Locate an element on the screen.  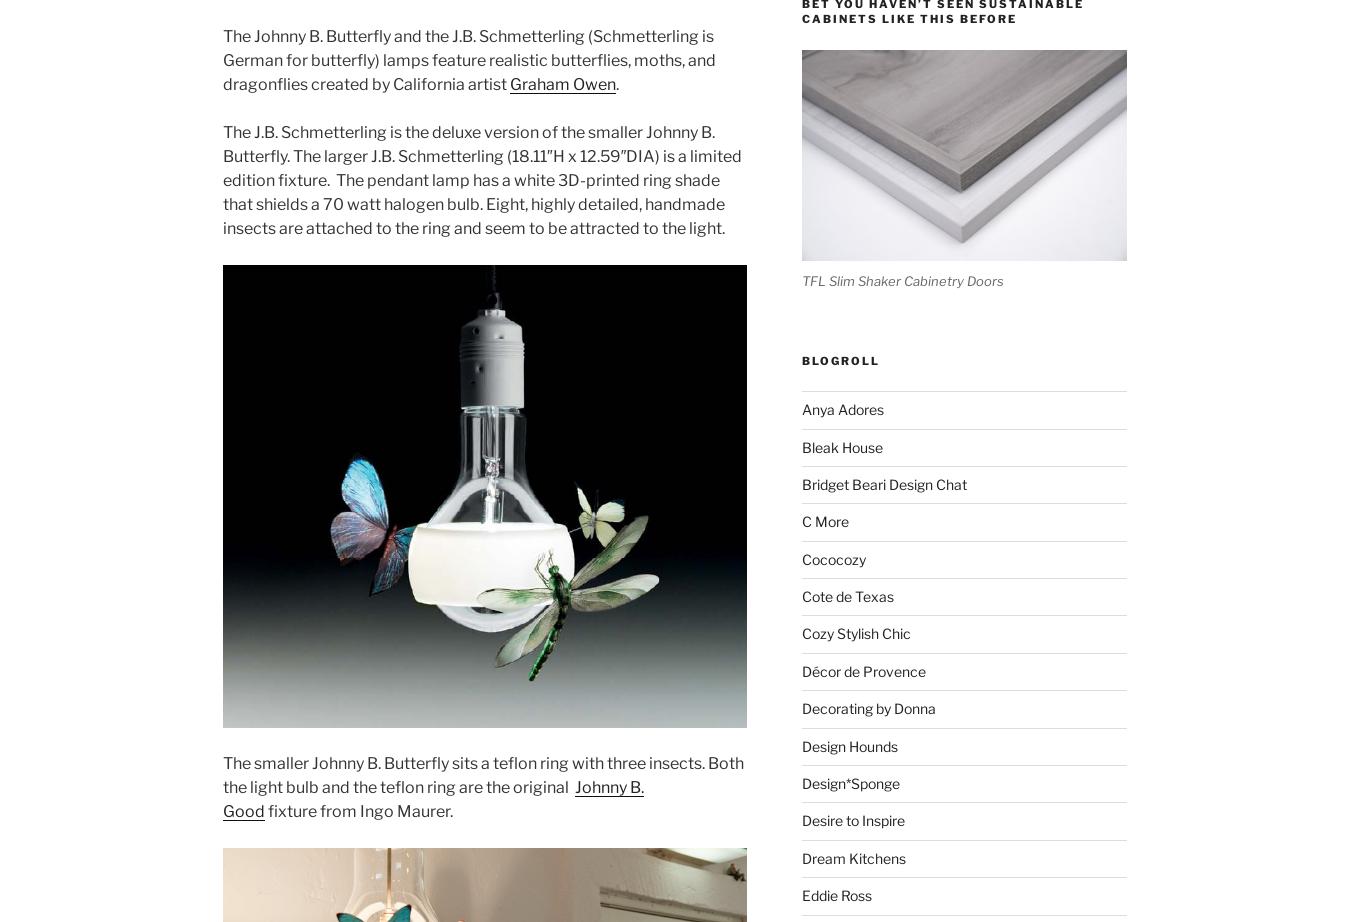
'Cote de Texas' is located at coordinates (846, 596).